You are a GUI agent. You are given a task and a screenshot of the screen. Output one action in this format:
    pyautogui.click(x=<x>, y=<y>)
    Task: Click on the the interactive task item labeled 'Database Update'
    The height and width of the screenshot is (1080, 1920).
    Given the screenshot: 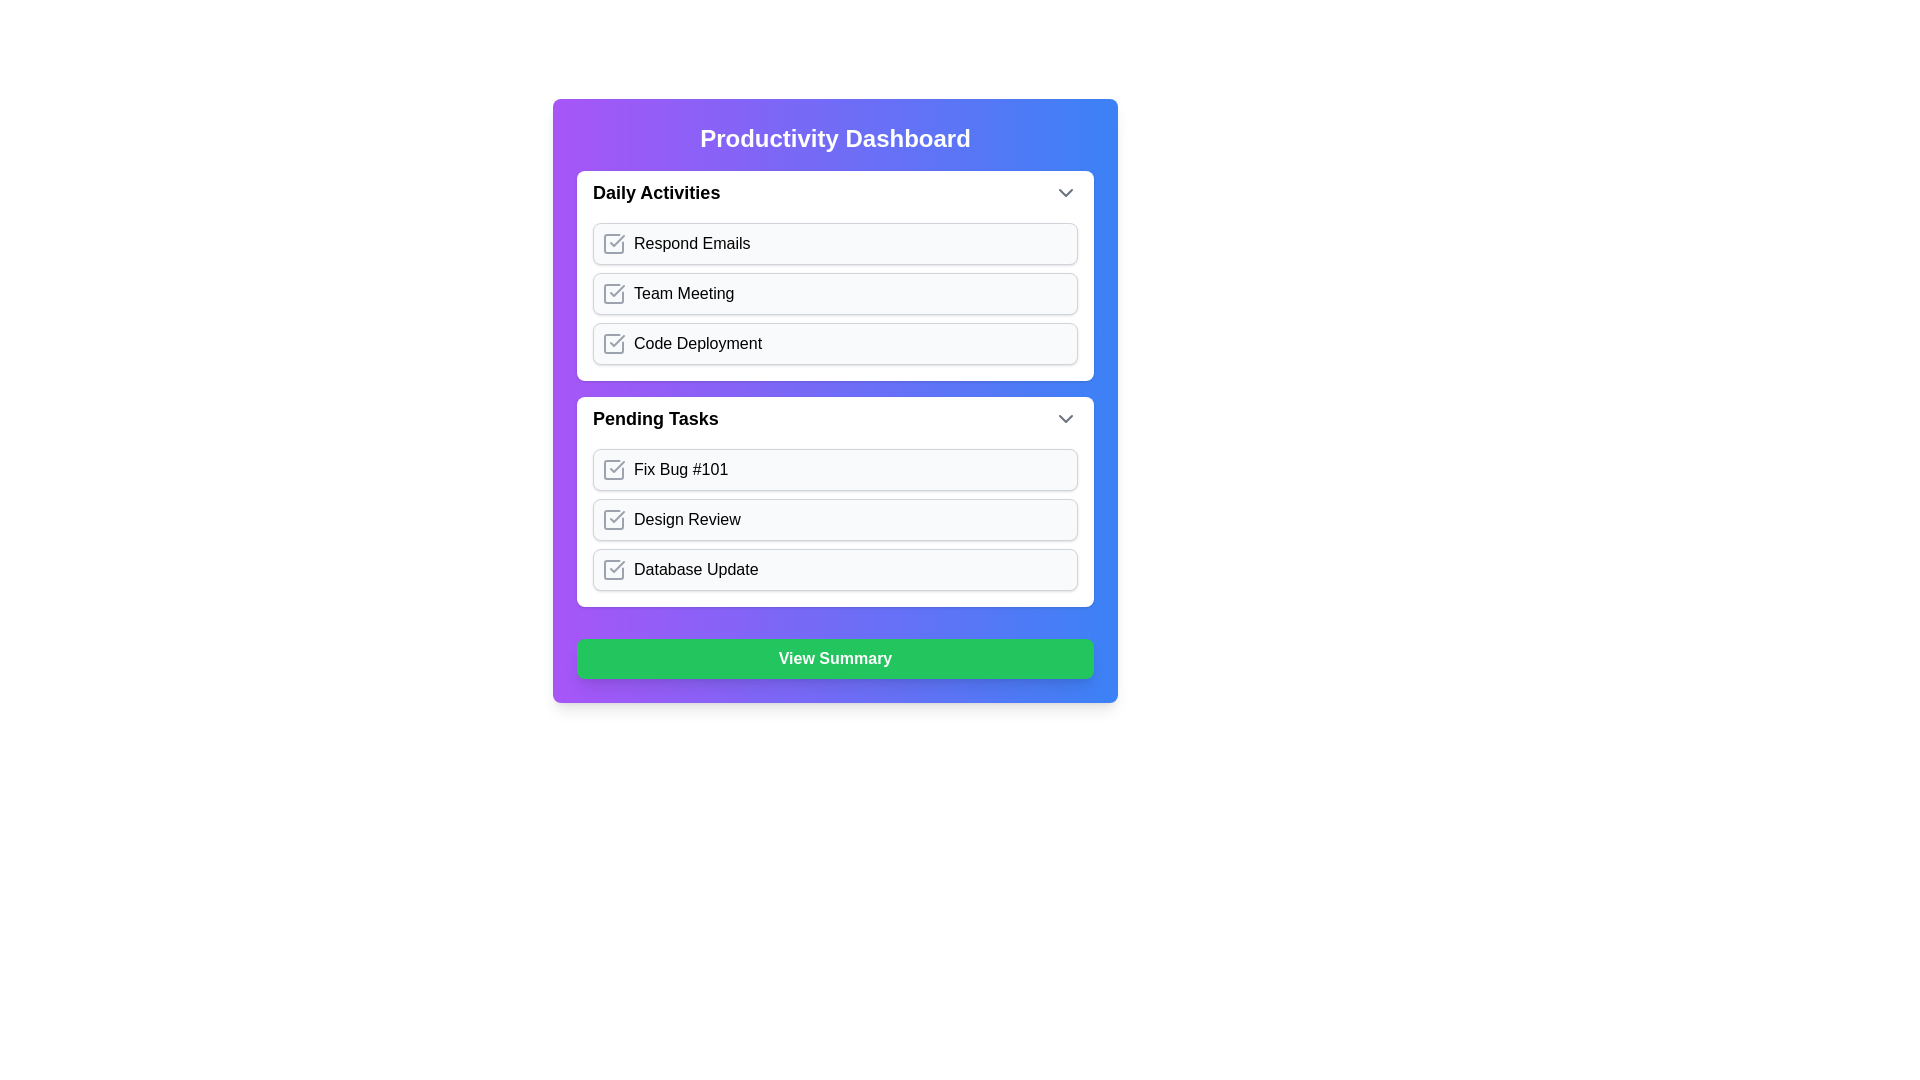 What is the action you would take?
    pyautogui.click(x=835, y=570)
    